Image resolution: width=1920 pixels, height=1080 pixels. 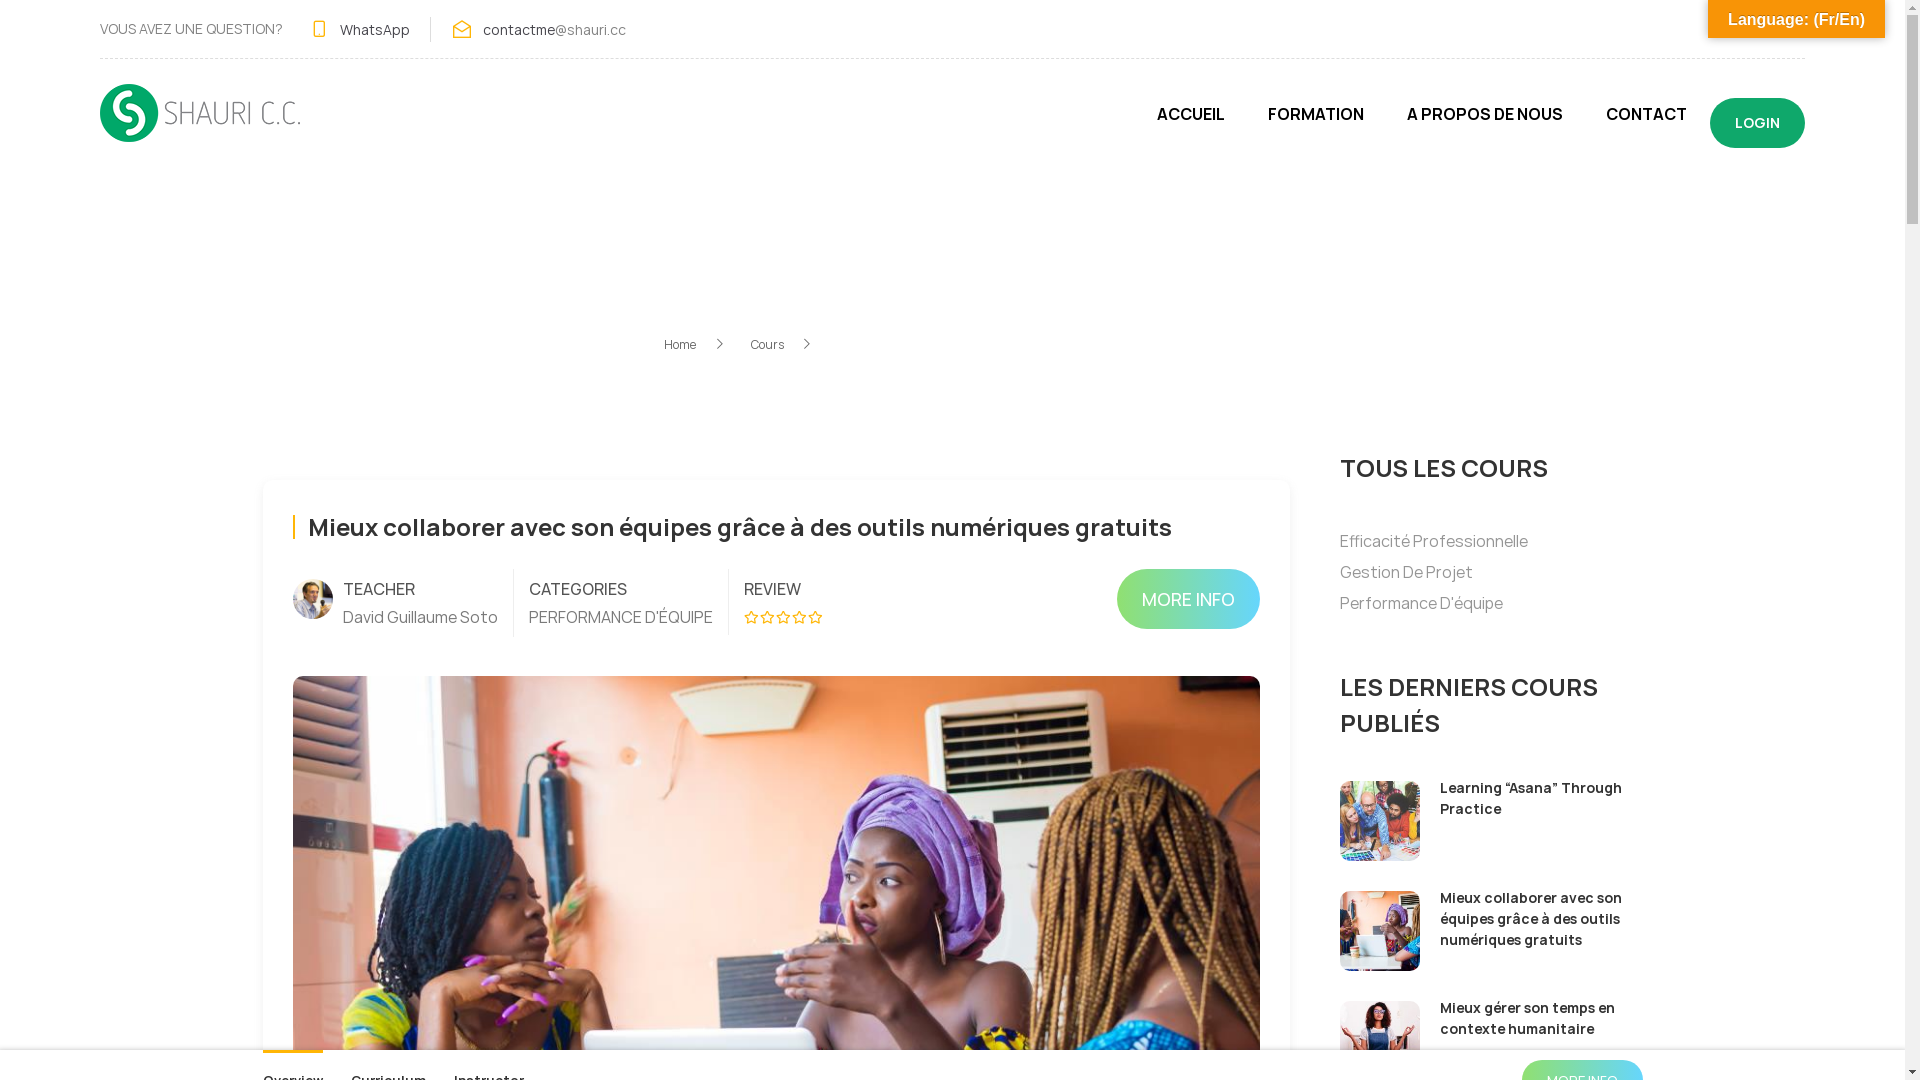 I want to click on 'Cours', so click(x=780, y=343).